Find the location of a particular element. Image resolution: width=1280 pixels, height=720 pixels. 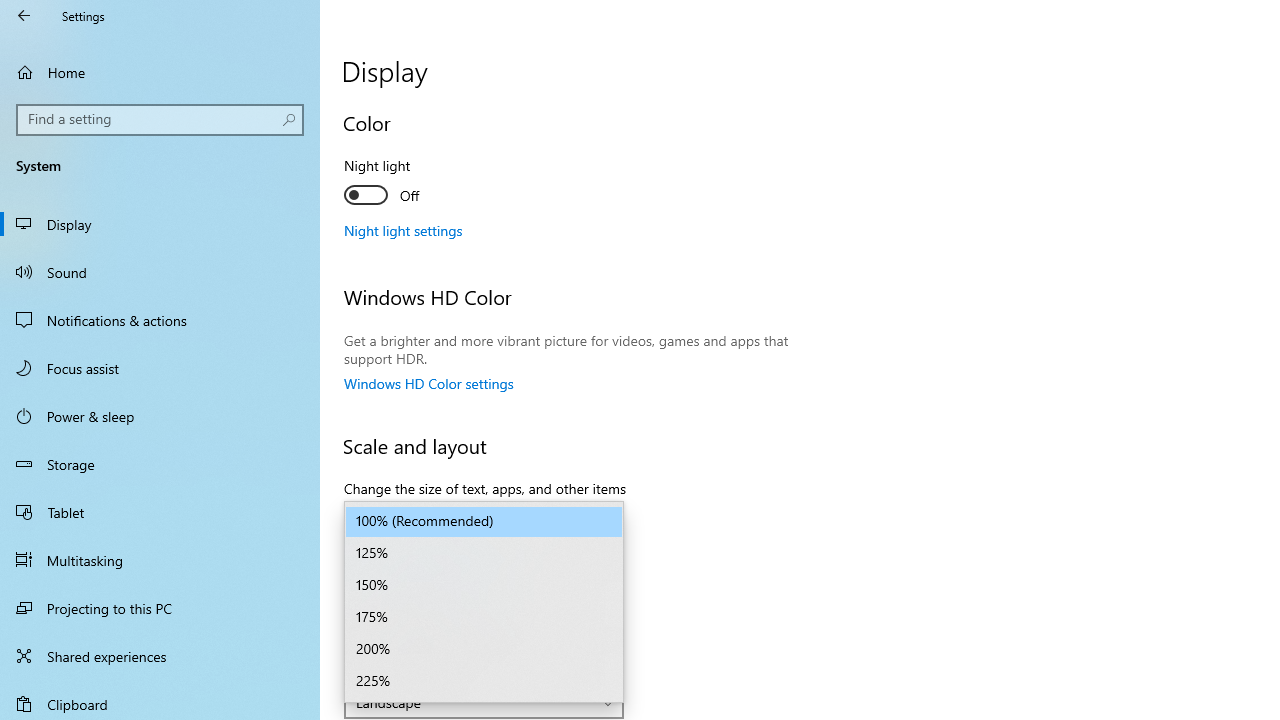

'100% (Recommended)' is located at coordinates (484, 521).